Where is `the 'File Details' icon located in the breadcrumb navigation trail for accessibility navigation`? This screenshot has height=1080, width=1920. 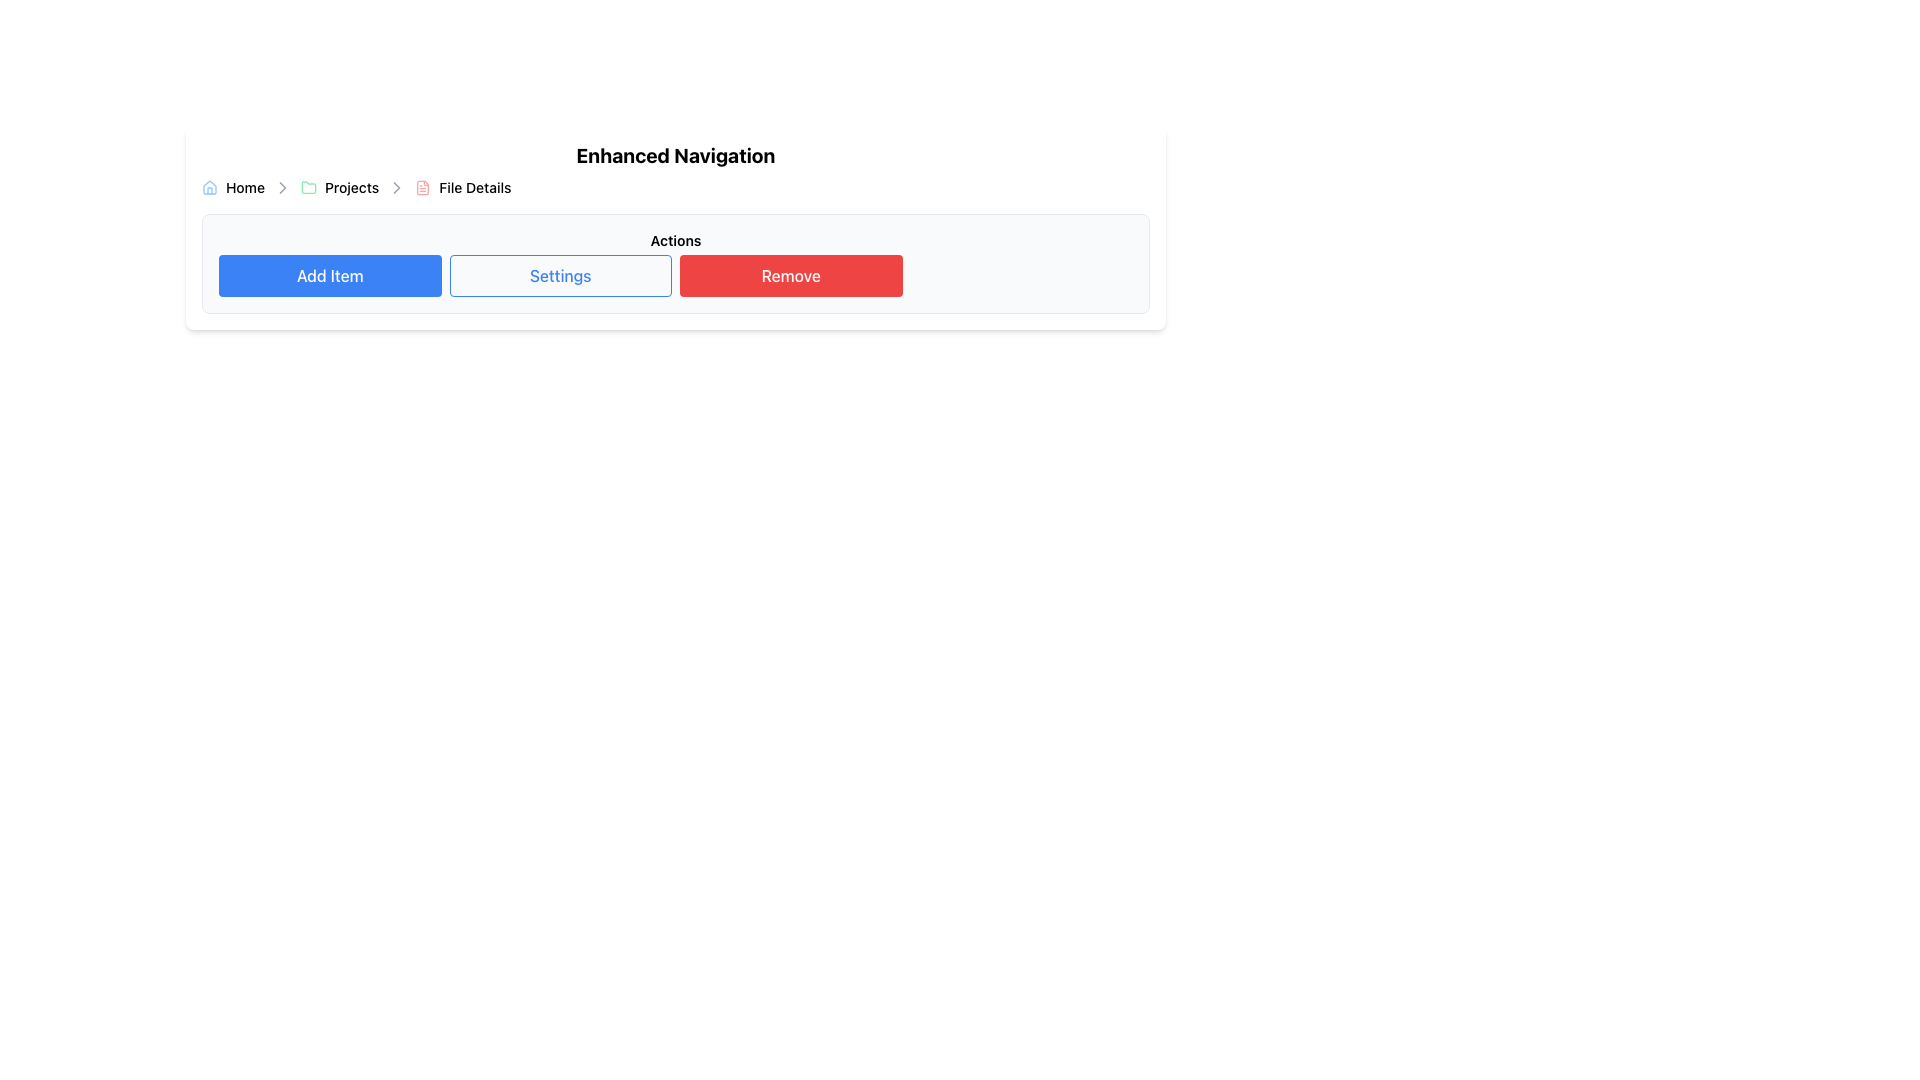 the 'File Details' icon located in the breadcrumb navigation trail for accessibility navigation is located at coordinates (422, 188).